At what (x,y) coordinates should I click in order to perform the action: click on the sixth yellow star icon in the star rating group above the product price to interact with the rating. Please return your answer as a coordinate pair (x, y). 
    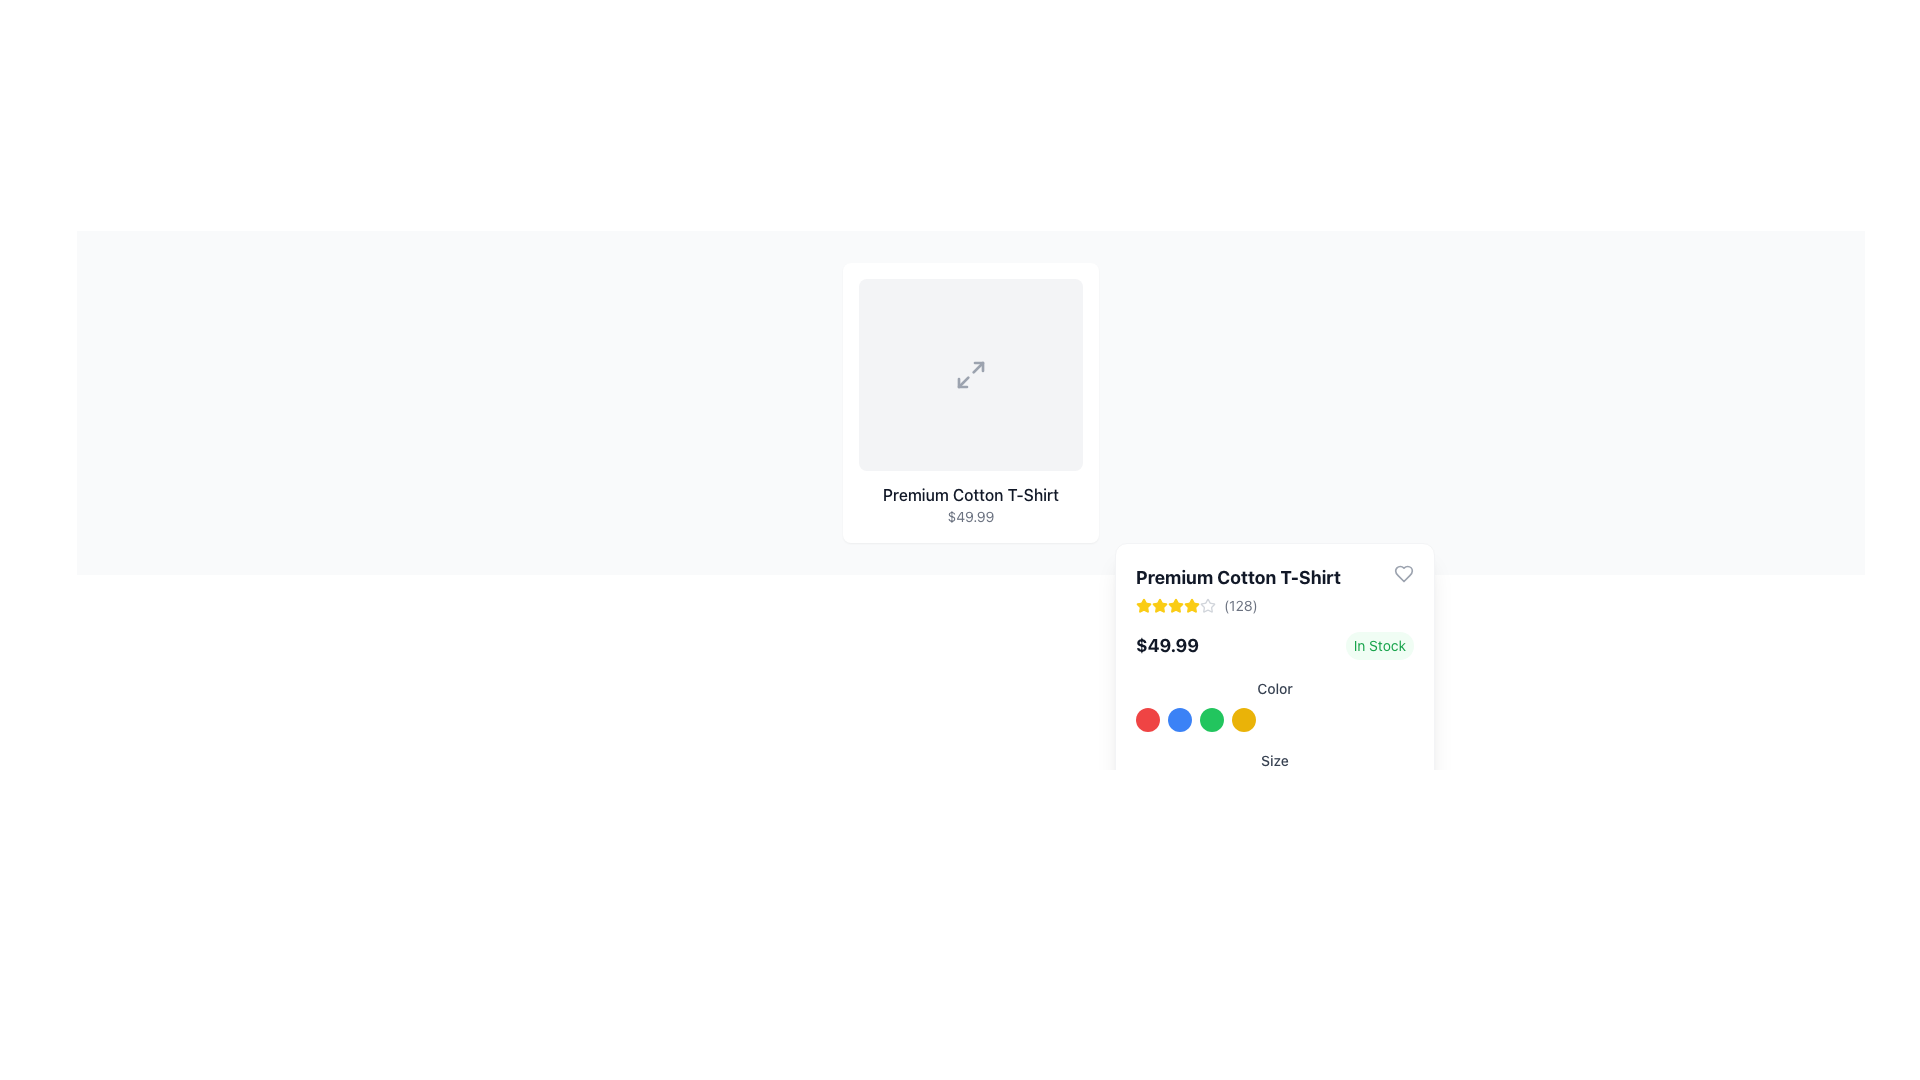
    Looking at the image, I should click on (1191, 604).